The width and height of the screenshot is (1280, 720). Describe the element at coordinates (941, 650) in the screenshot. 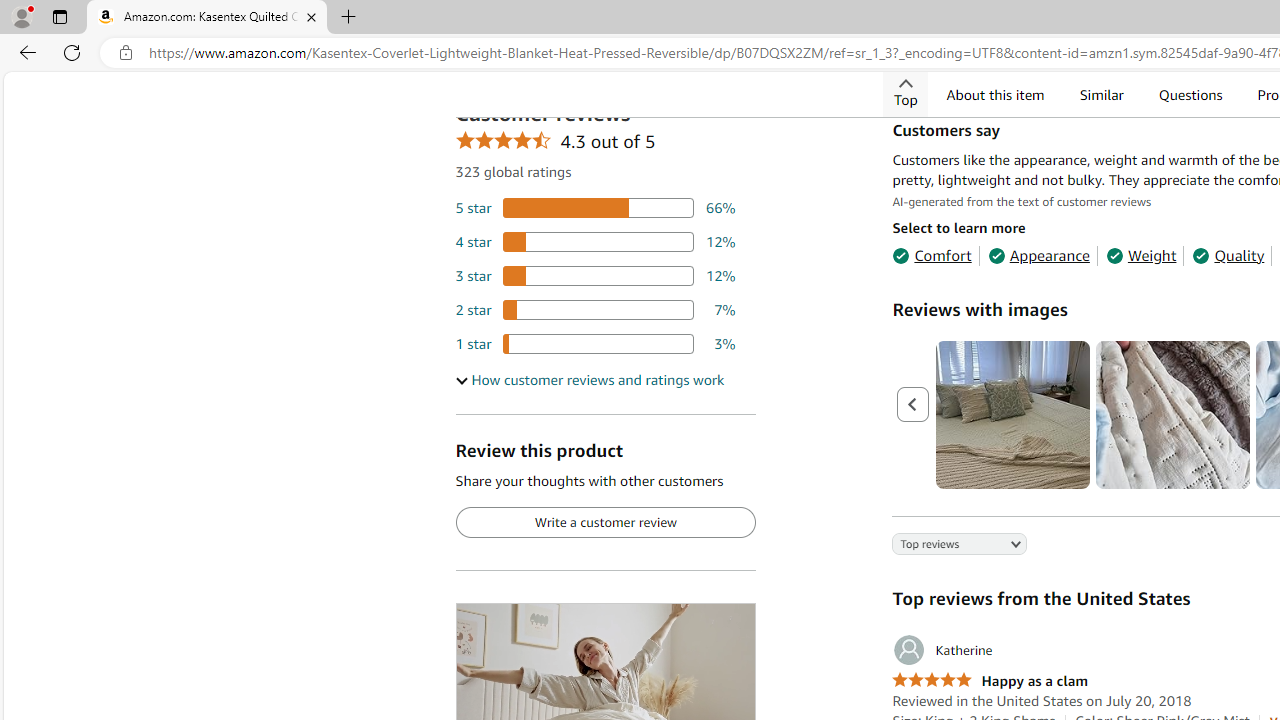

I see `'Katherine'` at that location.